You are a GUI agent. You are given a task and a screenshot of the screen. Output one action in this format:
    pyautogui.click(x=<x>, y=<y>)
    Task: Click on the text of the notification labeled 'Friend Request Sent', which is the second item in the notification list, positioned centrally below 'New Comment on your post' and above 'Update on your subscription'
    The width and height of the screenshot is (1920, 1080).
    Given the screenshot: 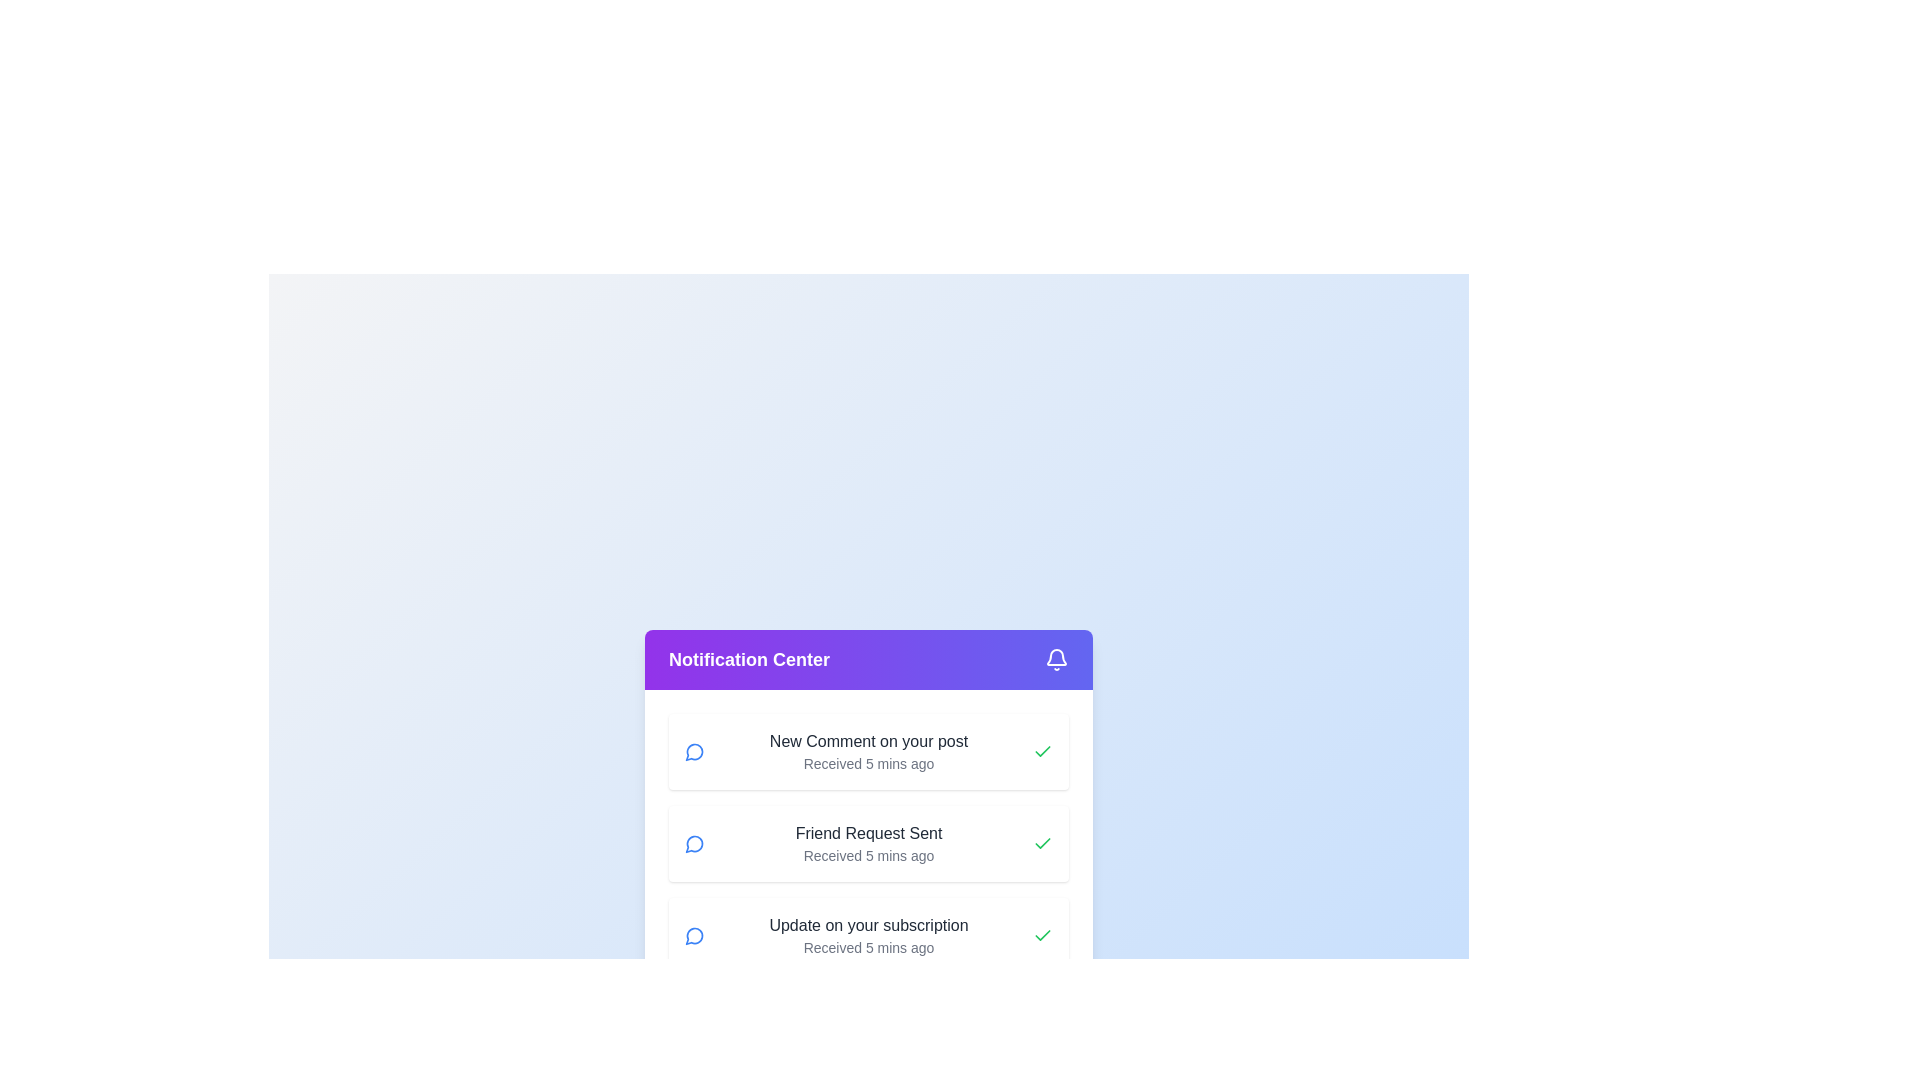 What is the action you would take?
    pyautogui.click(x=868, y=844)
    